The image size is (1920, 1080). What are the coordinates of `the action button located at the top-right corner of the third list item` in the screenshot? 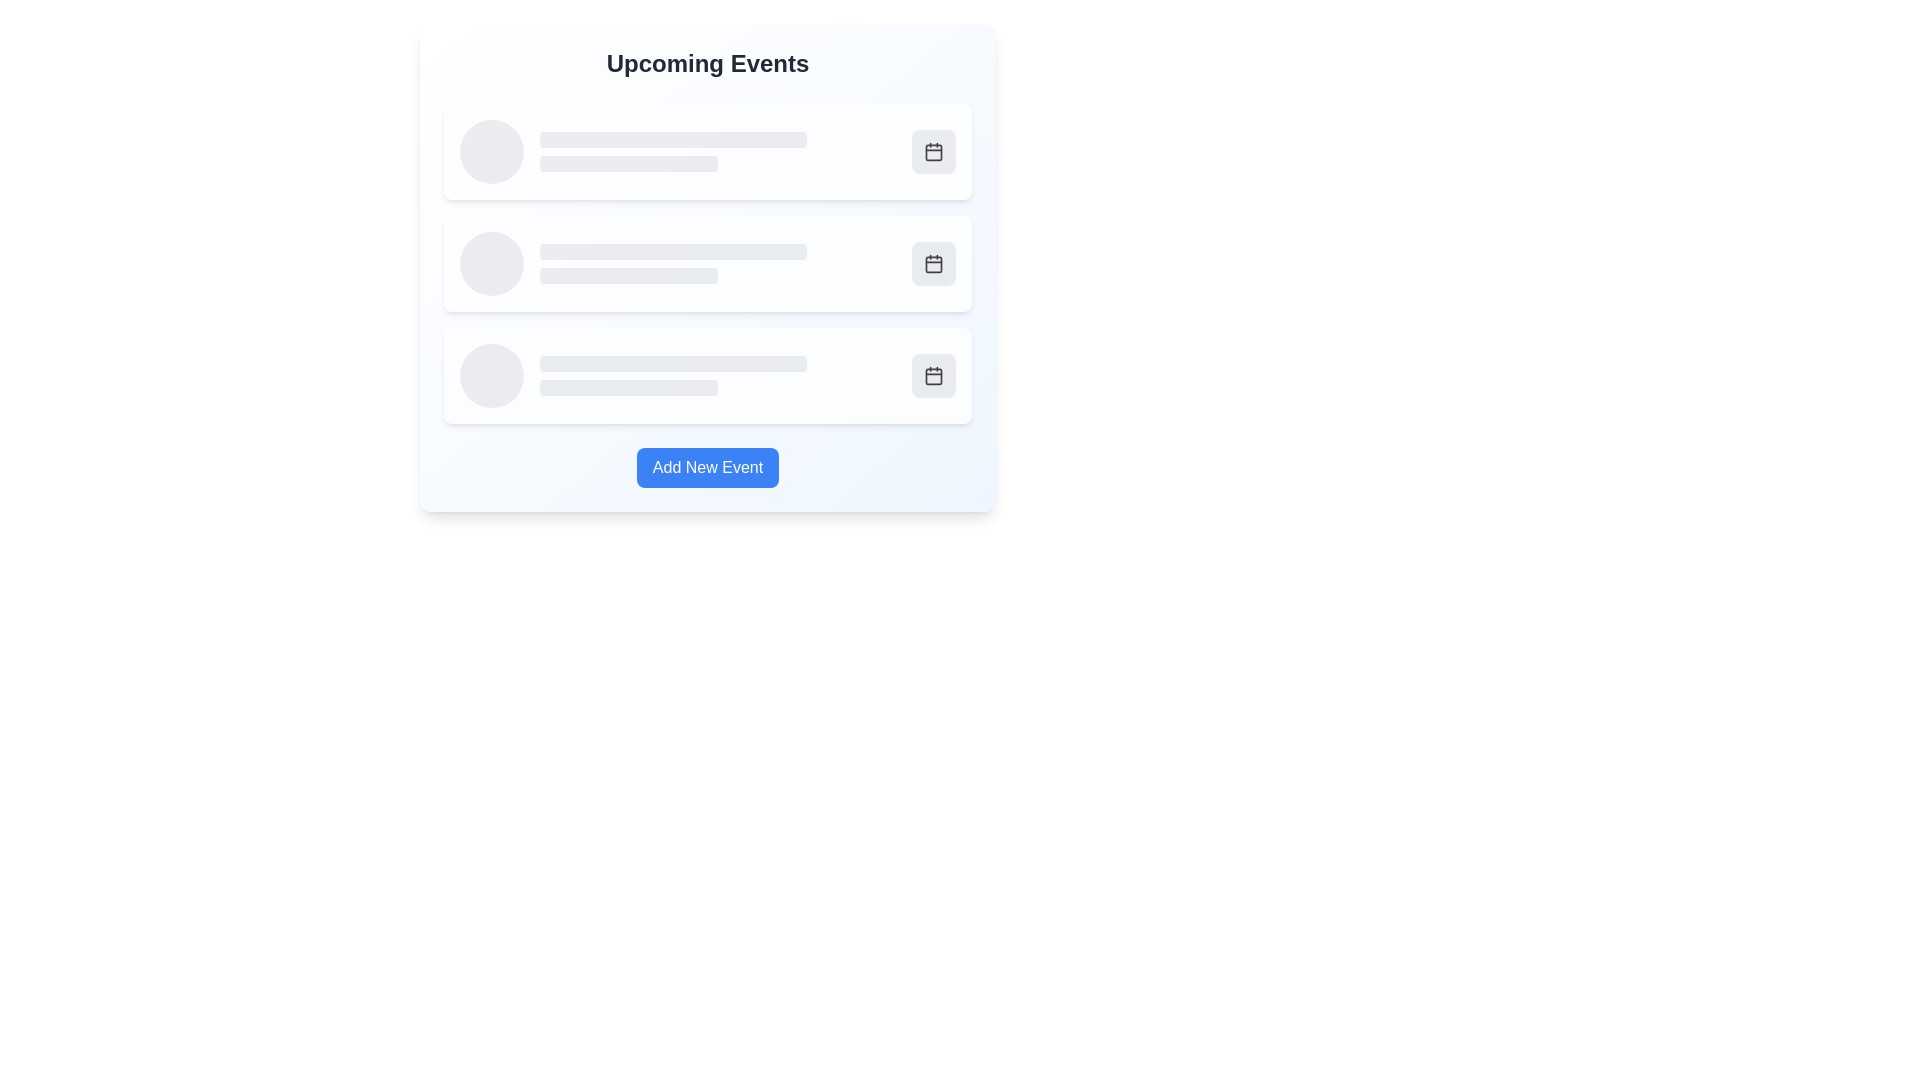 It's located at (933, 375).